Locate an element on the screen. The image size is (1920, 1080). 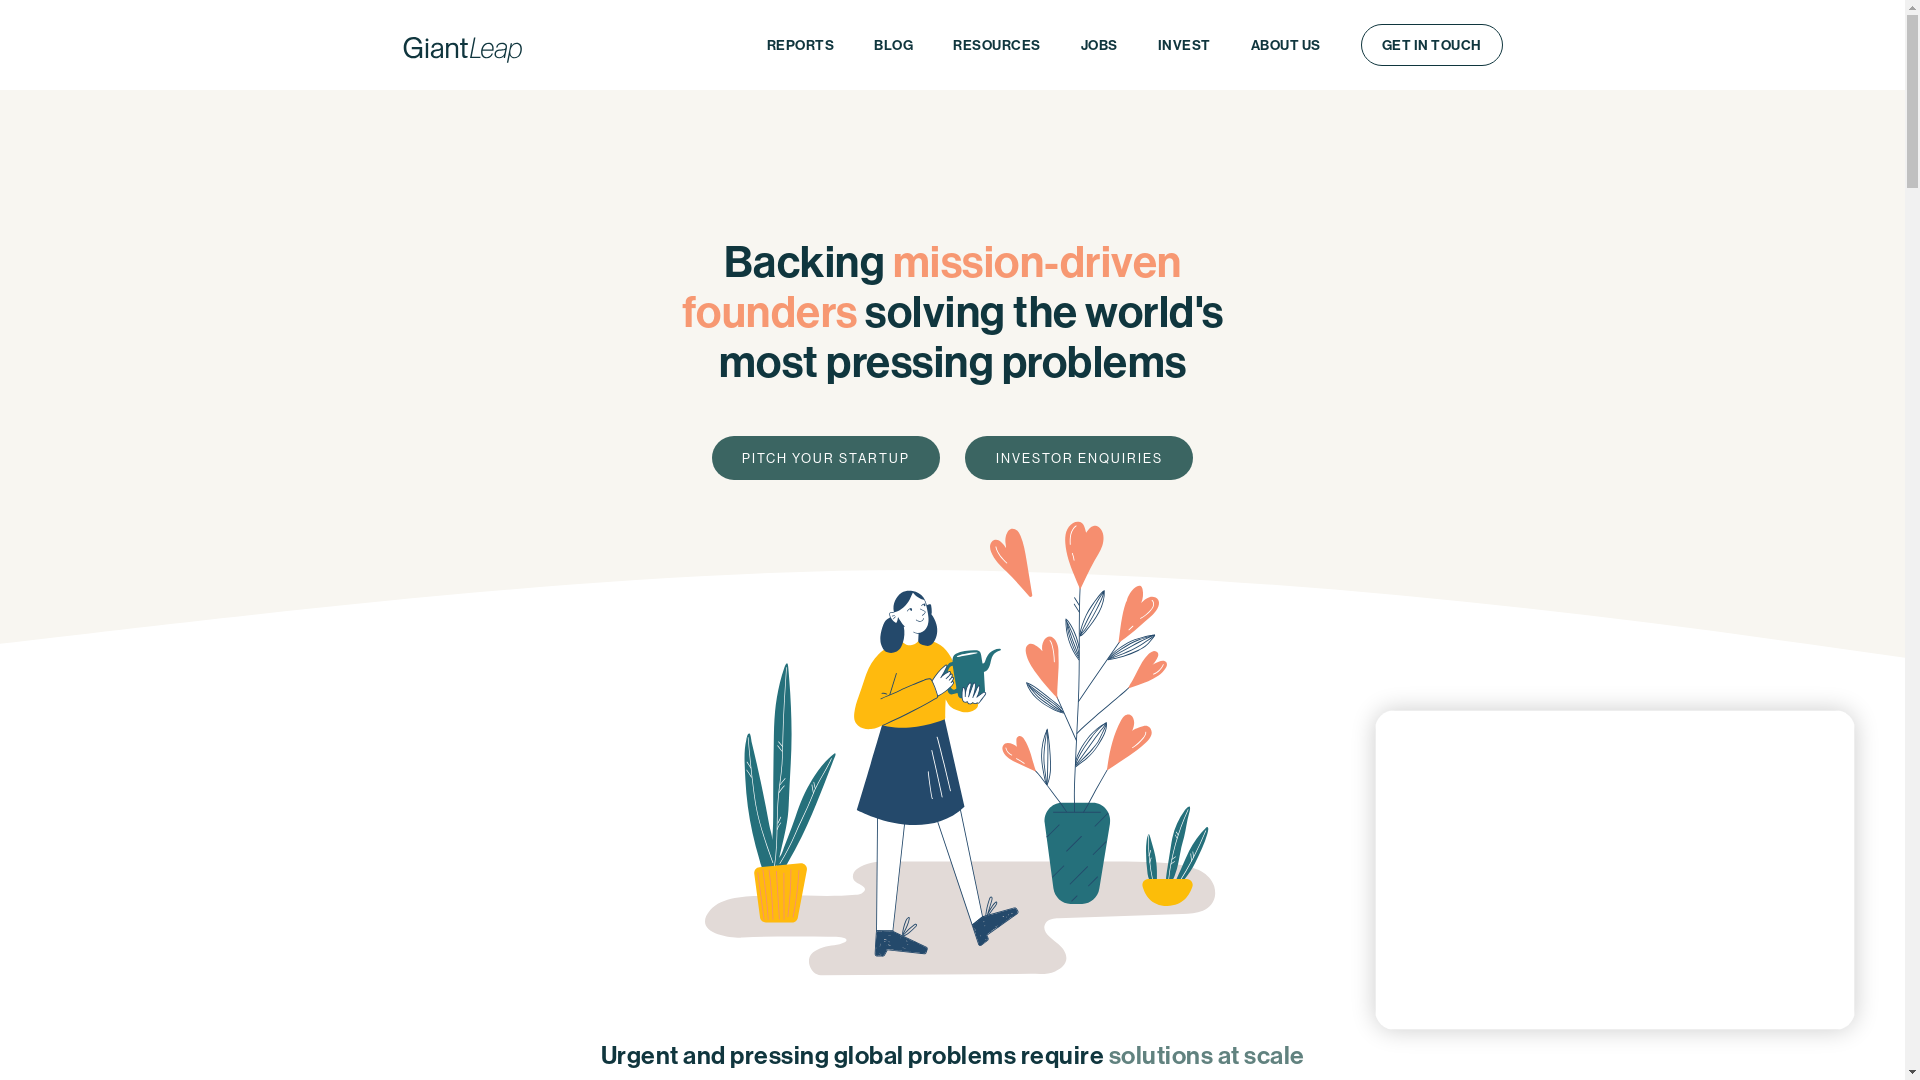
'PITCH YOUR STARTUP' is located at coordinates (825, 458).